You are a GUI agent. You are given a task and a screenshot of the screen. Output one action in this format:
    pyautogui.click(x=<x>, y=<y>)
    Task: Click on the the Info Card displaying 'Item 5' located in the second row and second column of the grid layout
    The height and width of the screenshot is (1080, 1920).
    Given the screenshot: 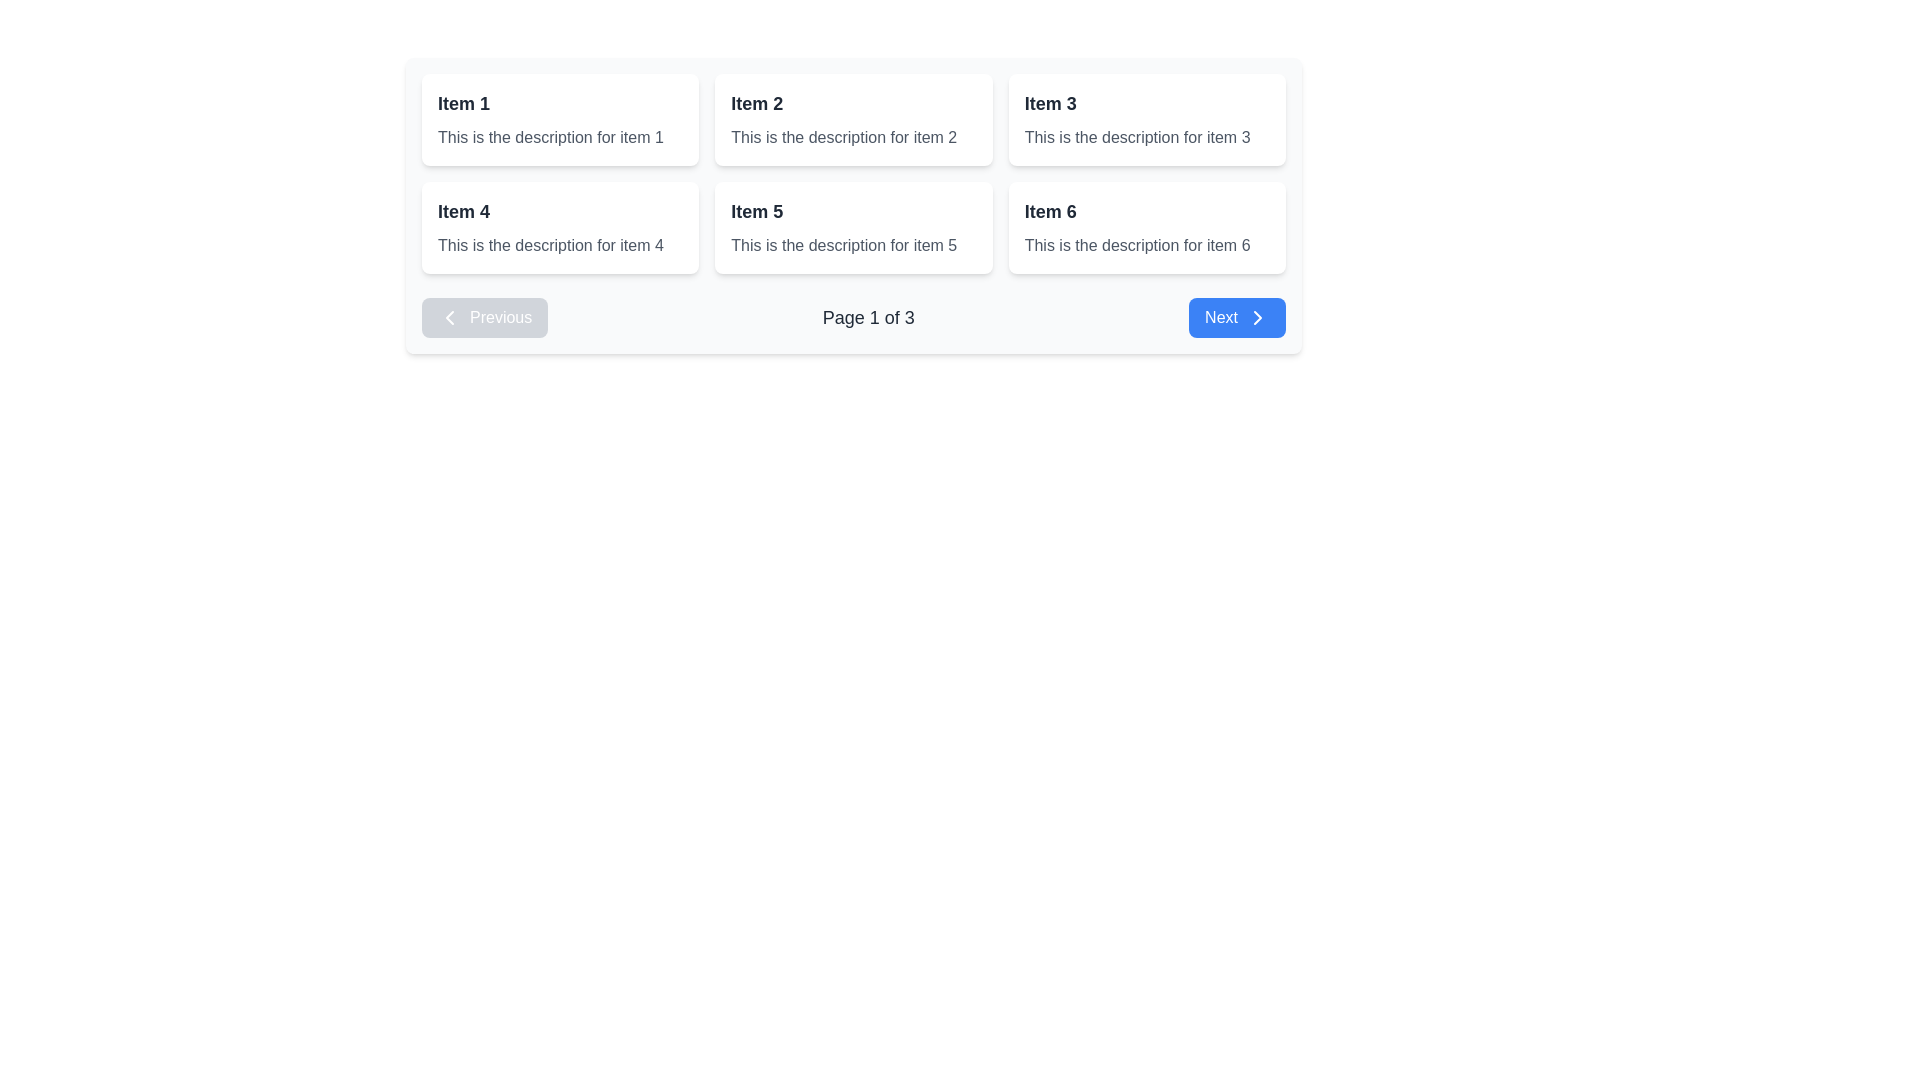 What is the action you would take?
    pyautogui.click(x=854, y=226)
    